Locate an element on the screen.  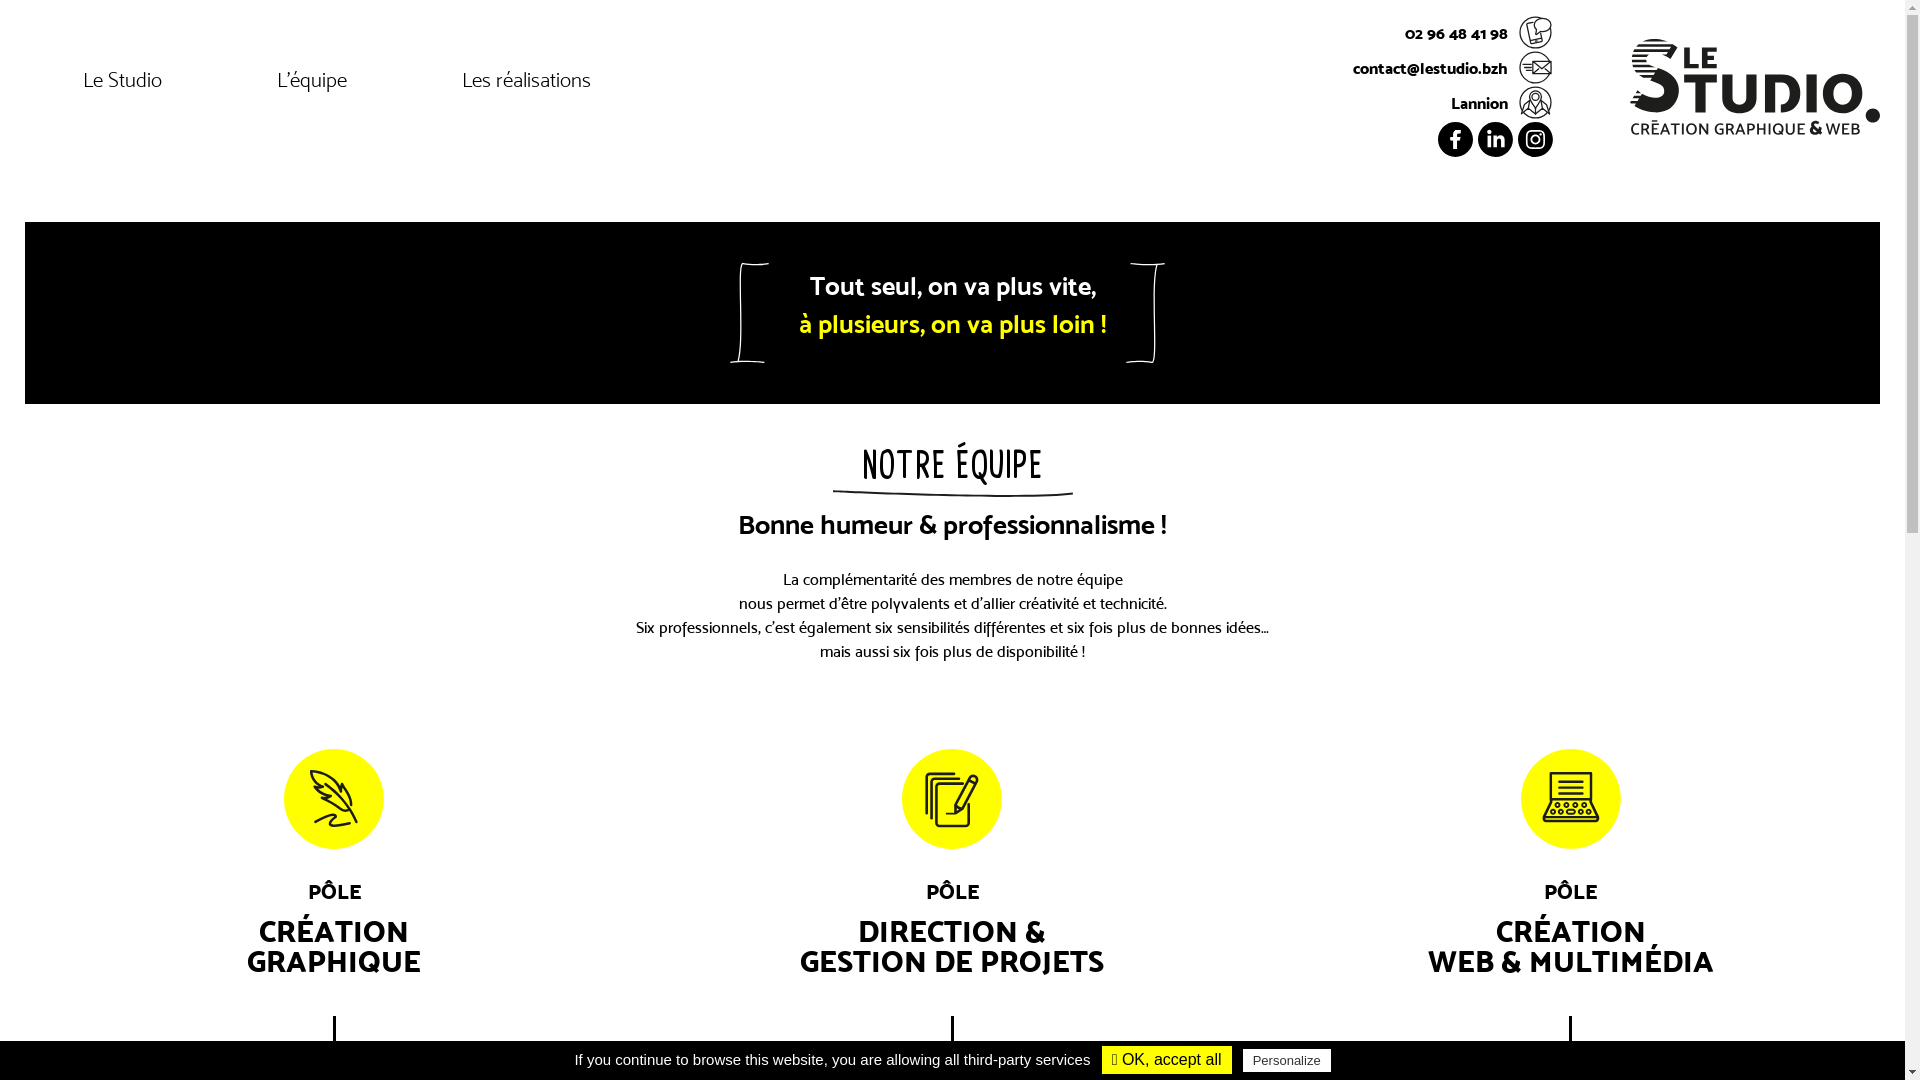
'Lannion' is located at coordinates (1453, 102).